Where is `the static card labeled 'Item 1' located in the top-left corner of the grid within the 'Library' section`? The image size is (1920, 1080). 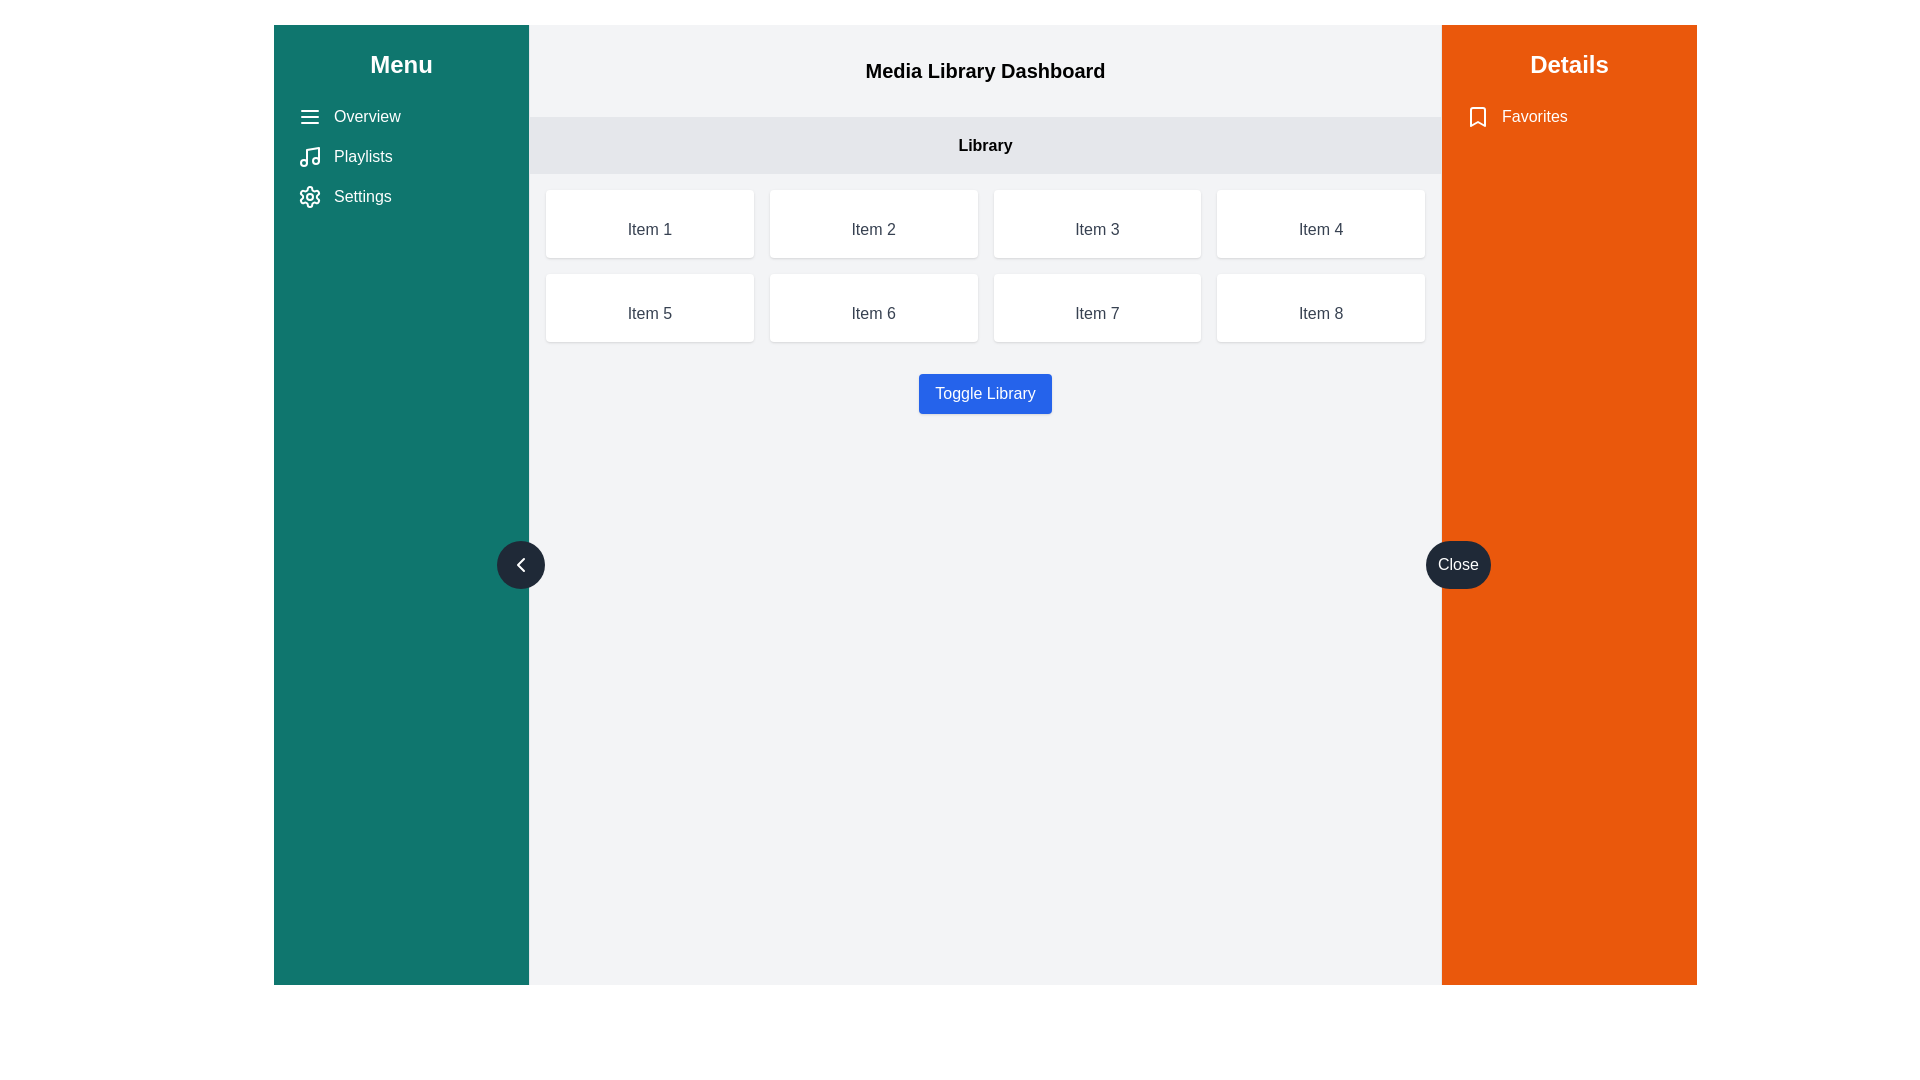 the static card labeled 'Item 1' located in the top-left corner of the grid within the 'Library' section is located at coordinates (649, 223).